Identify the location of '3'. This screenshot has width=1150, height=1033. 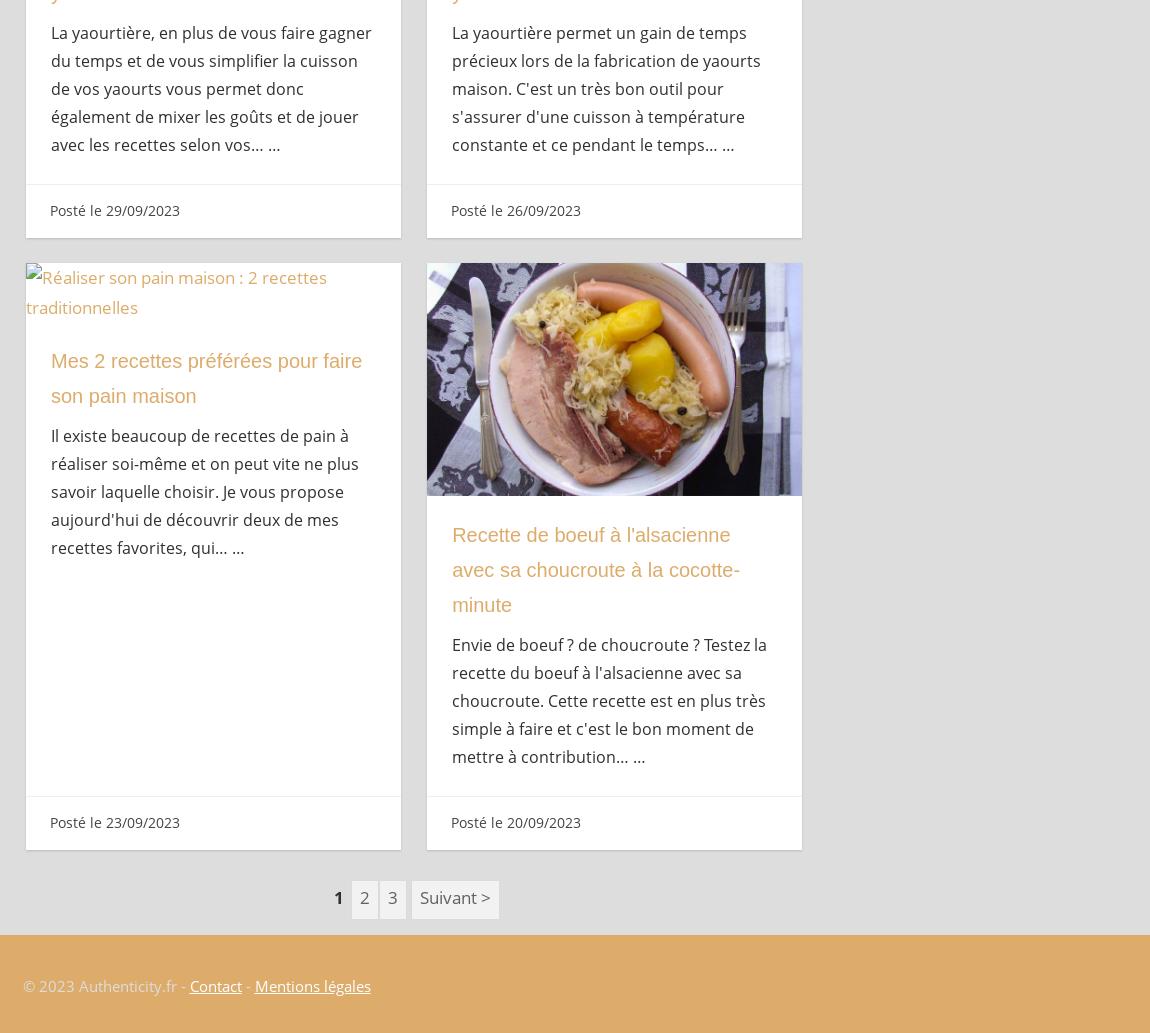
(392, 896).